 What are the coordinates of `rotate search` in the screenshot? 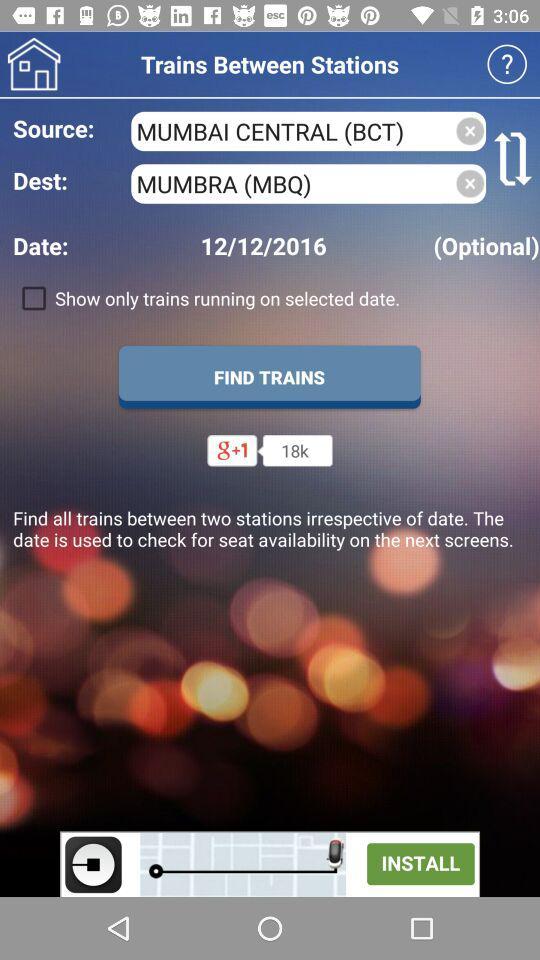 It's located at (513, 157).